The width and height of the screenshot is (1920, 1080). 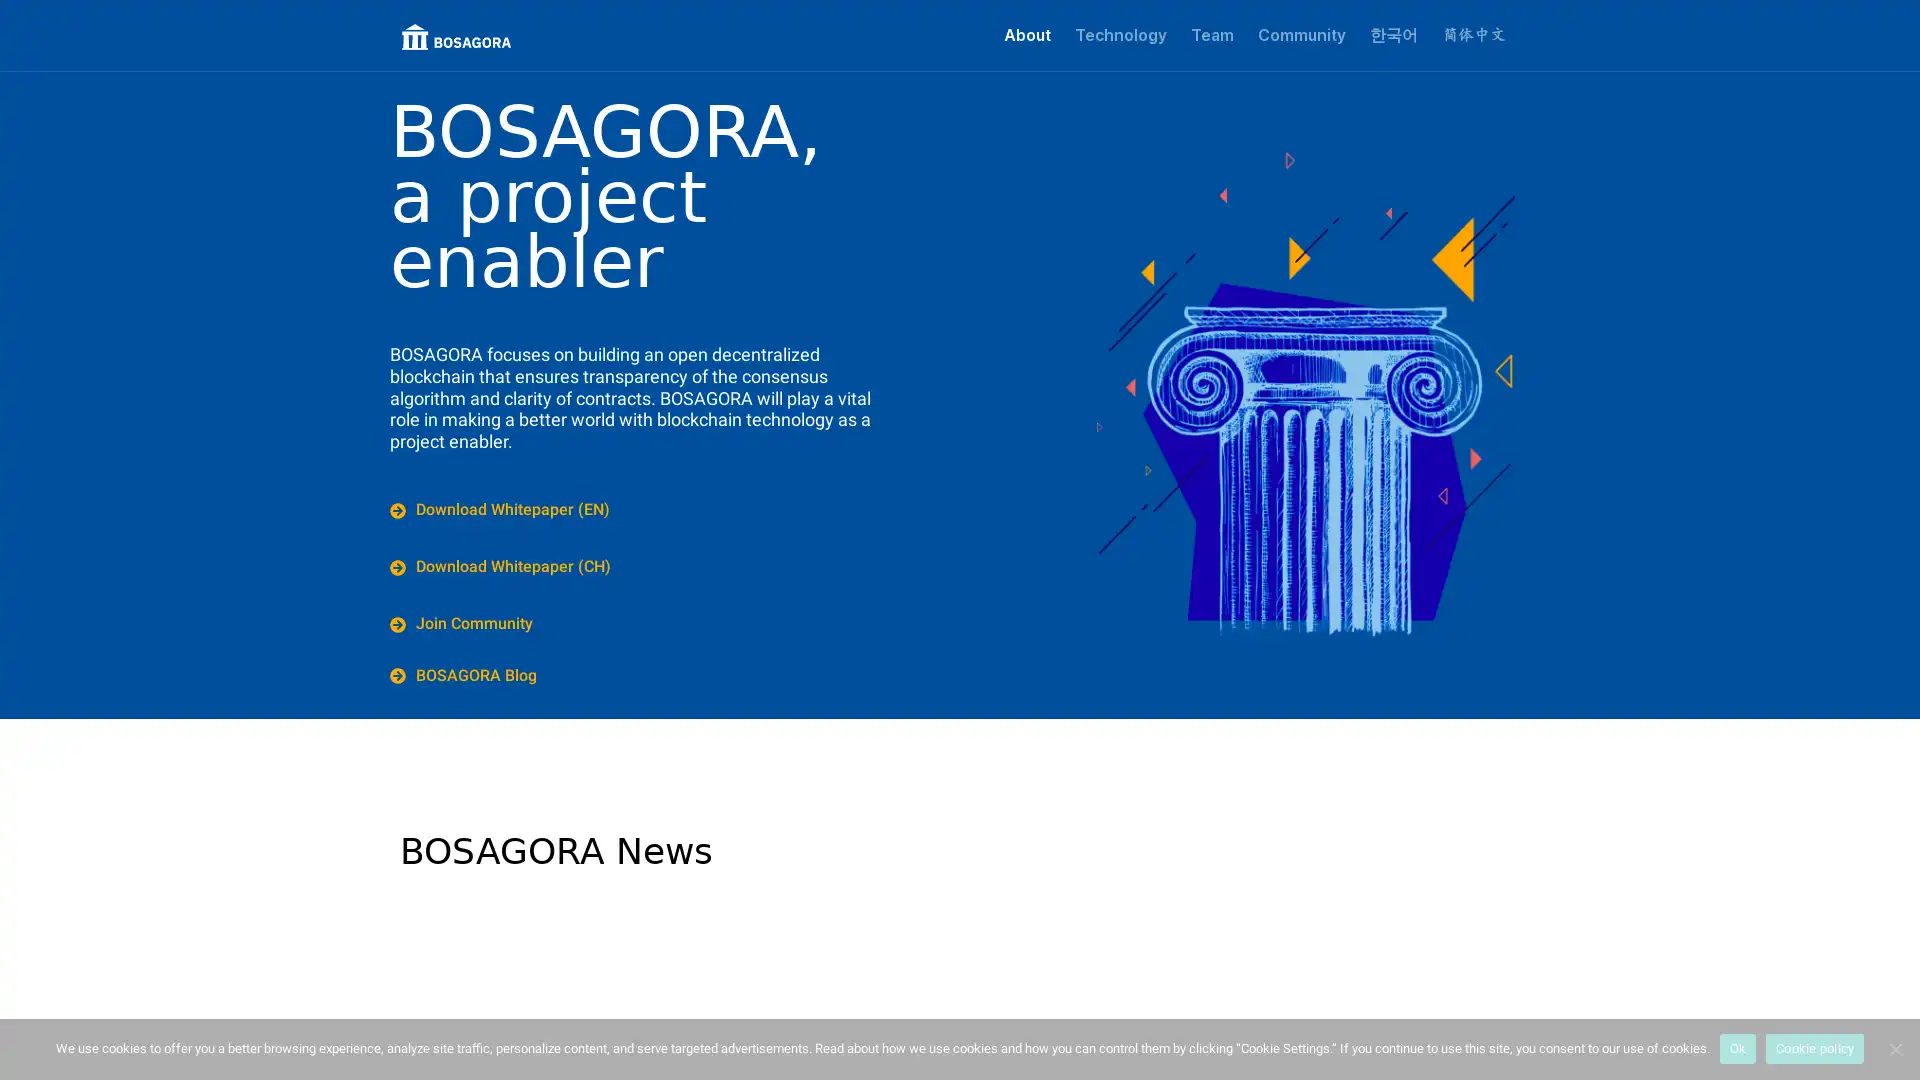 I want to click on Download Whitepaper (CH), so click(x=503, y=567).